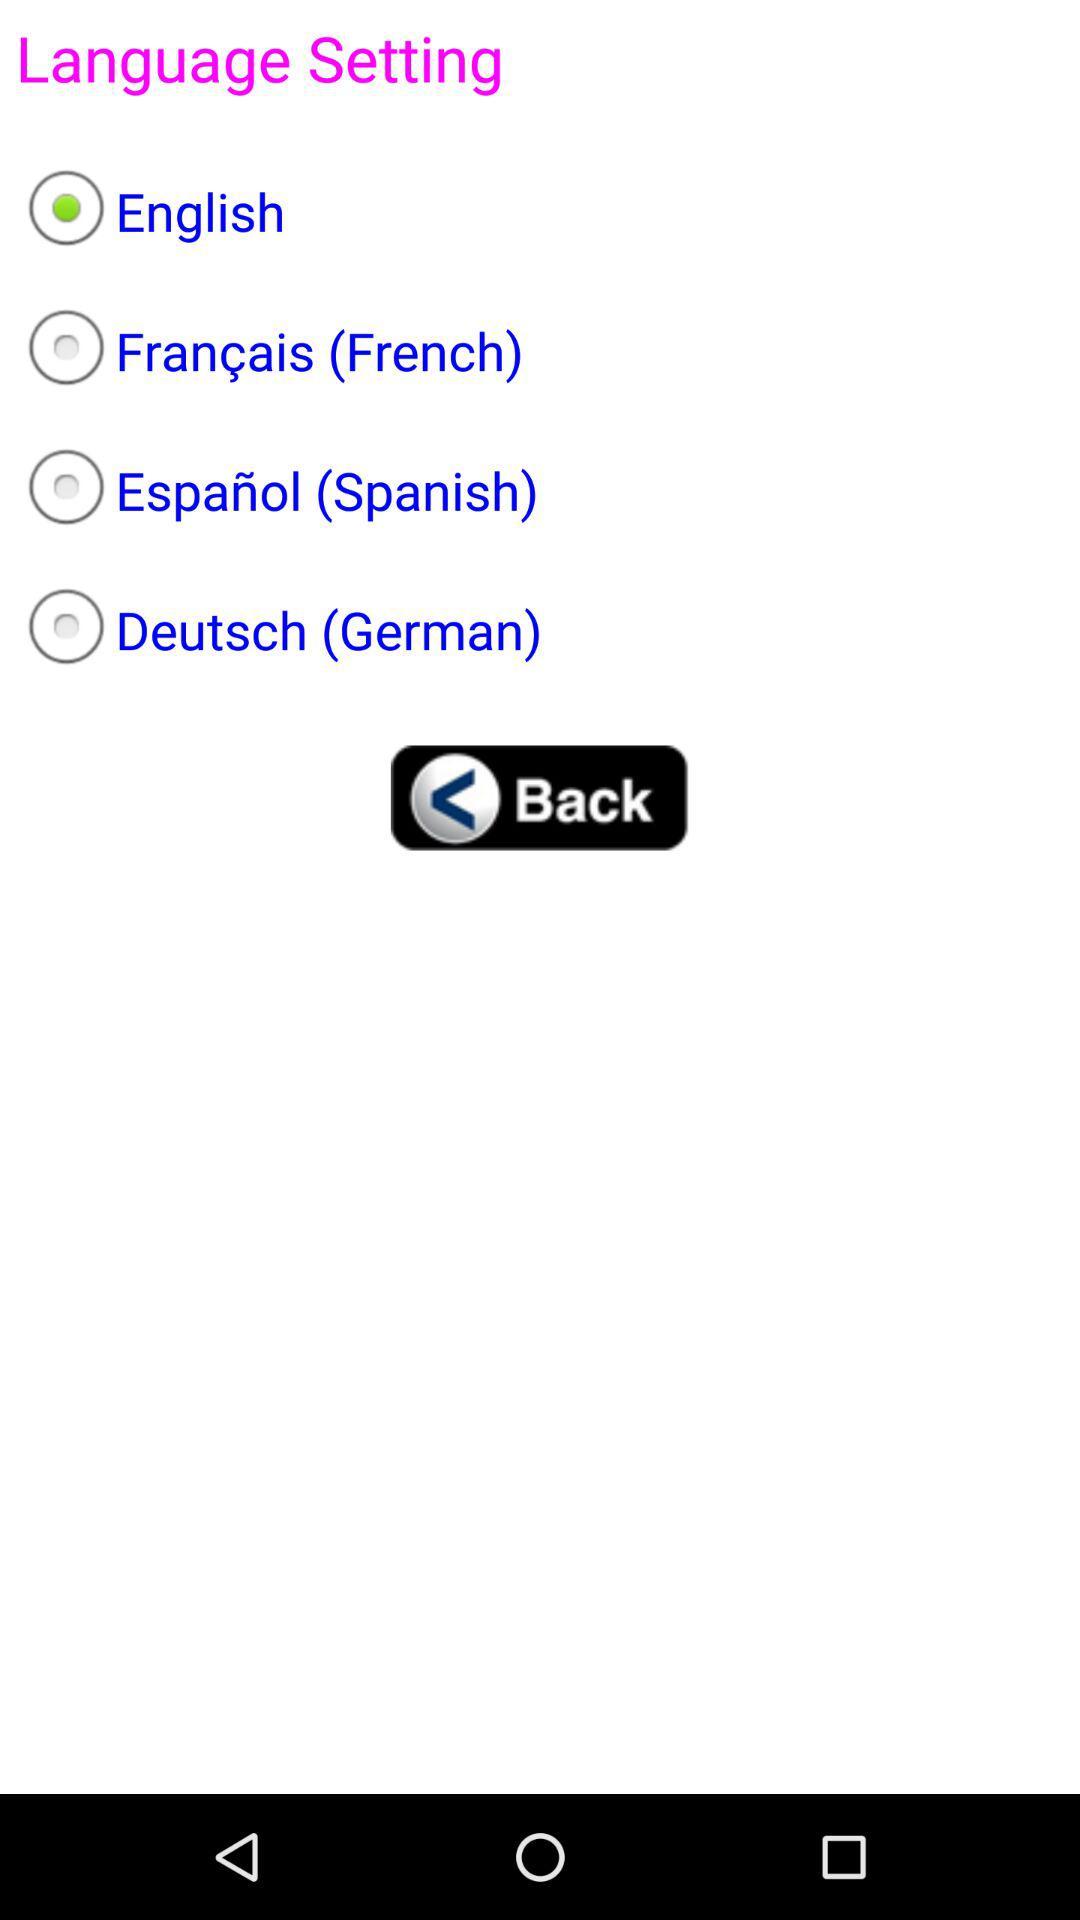  What do you see at coordinates (540, 211) in the screenshot?
I see `app below the   app` at bounding box center [540, 211].